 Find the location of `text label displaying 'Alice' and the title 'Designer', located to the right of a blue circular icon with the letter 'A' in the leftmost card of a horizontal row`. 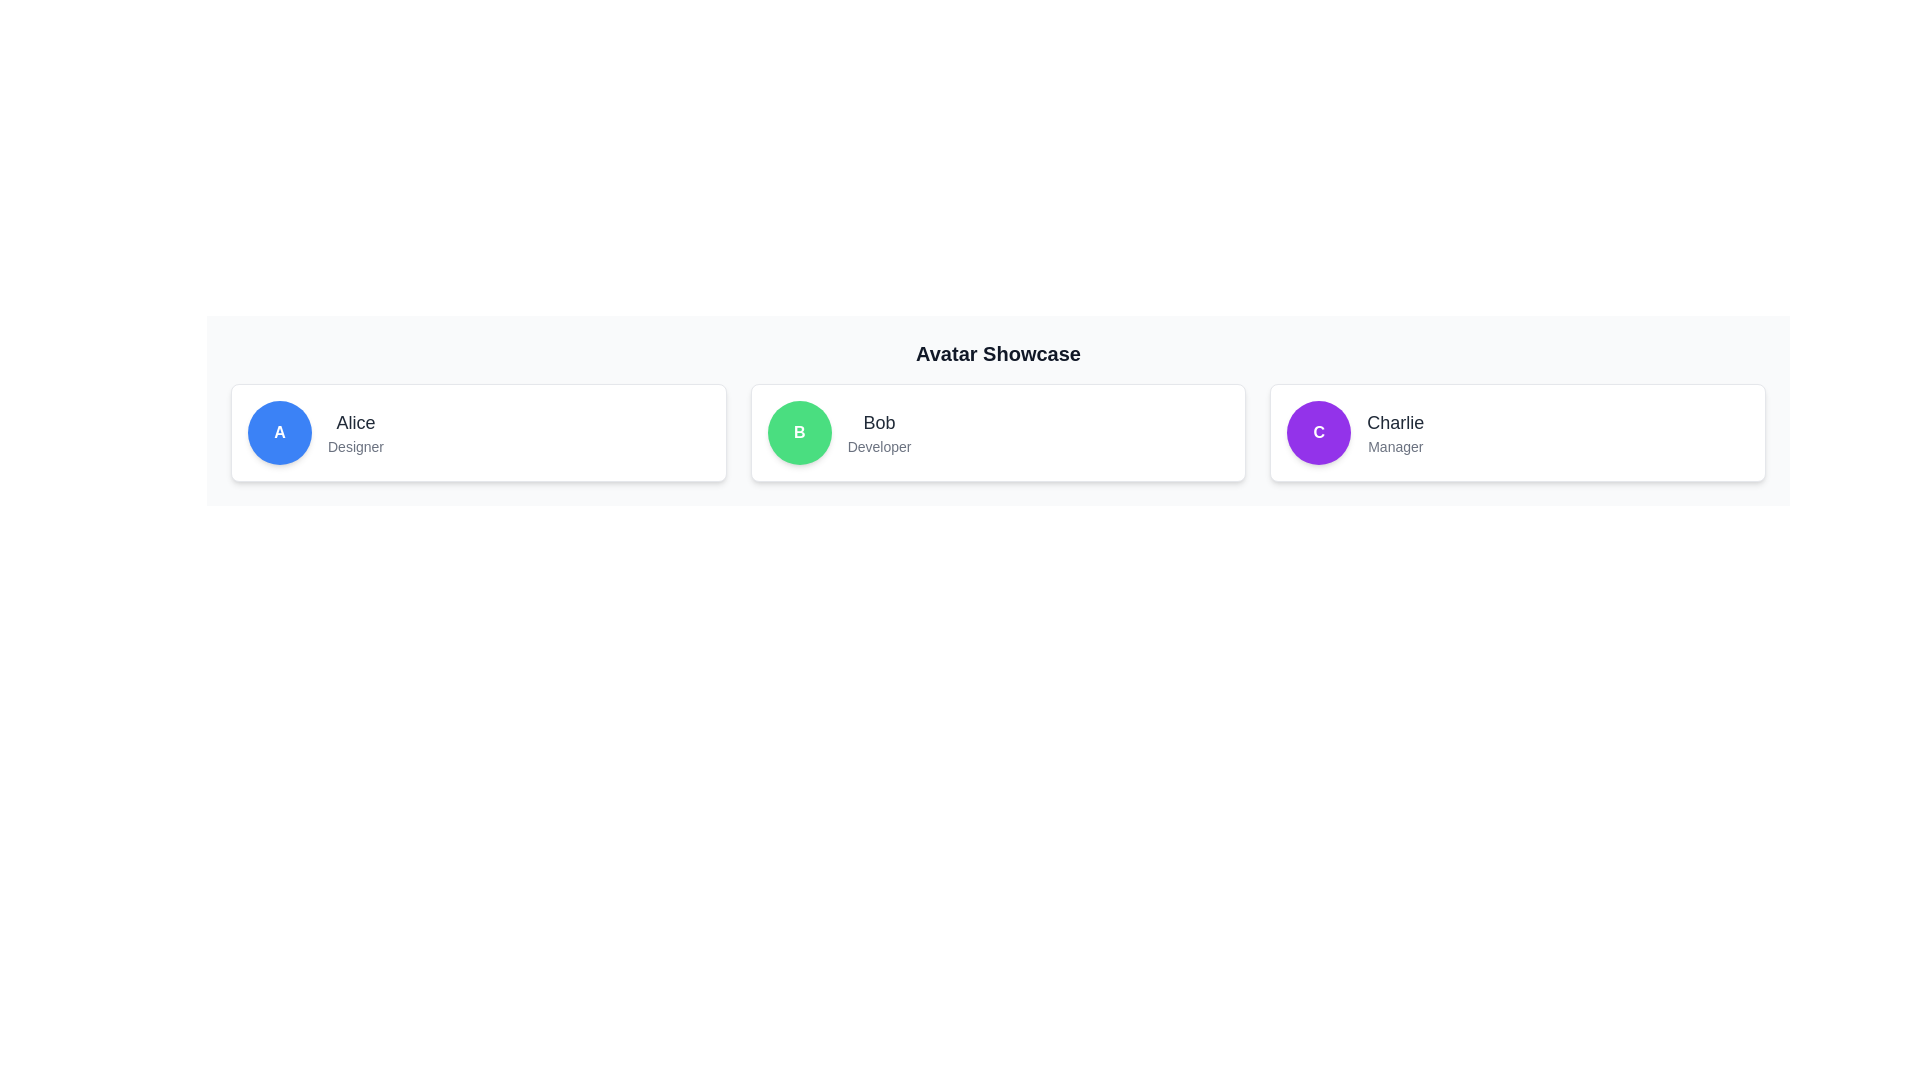

text label displaying 'Alice' and the title 'Designer', located to the right of a blue circular icon with the letter 'A' in the leftmost card of a horizontal row is located at coordinates (355, 431).